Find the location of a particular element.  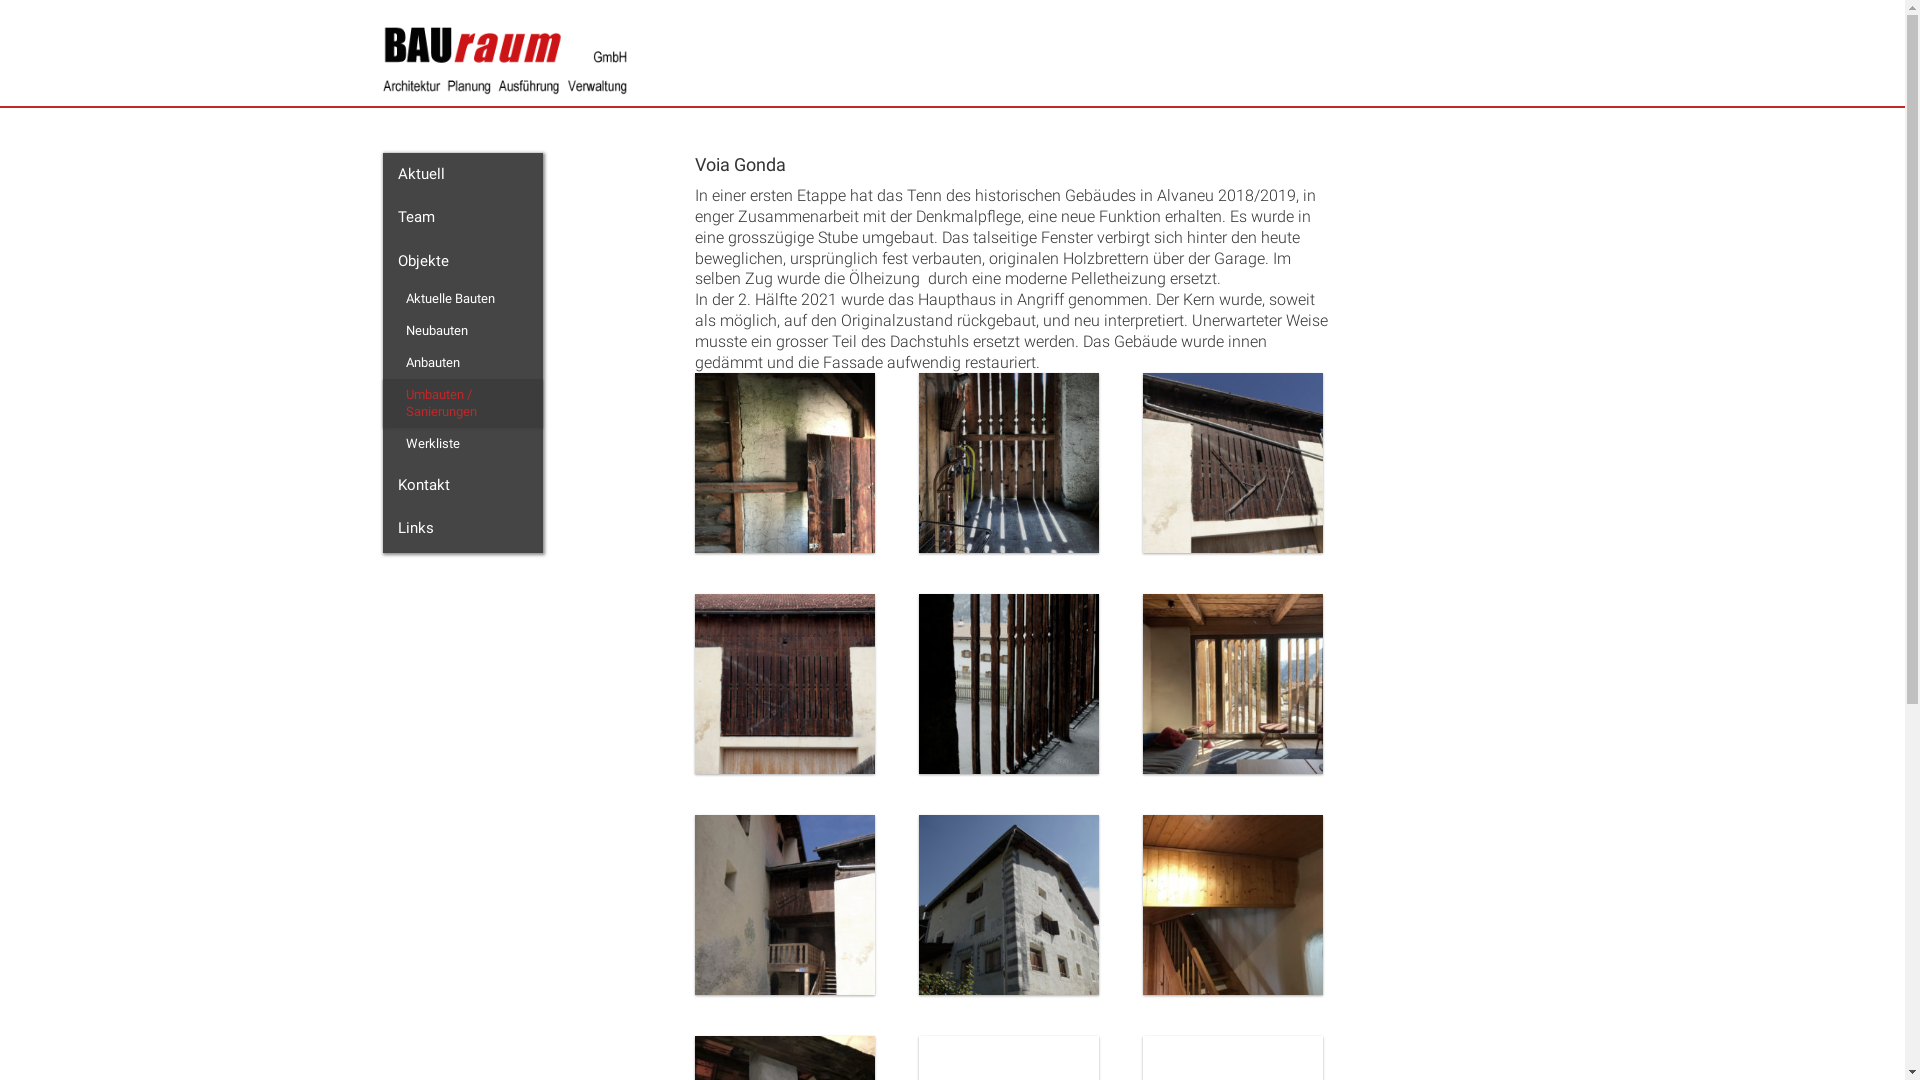

'Links' is located at coordinates (460, 527).